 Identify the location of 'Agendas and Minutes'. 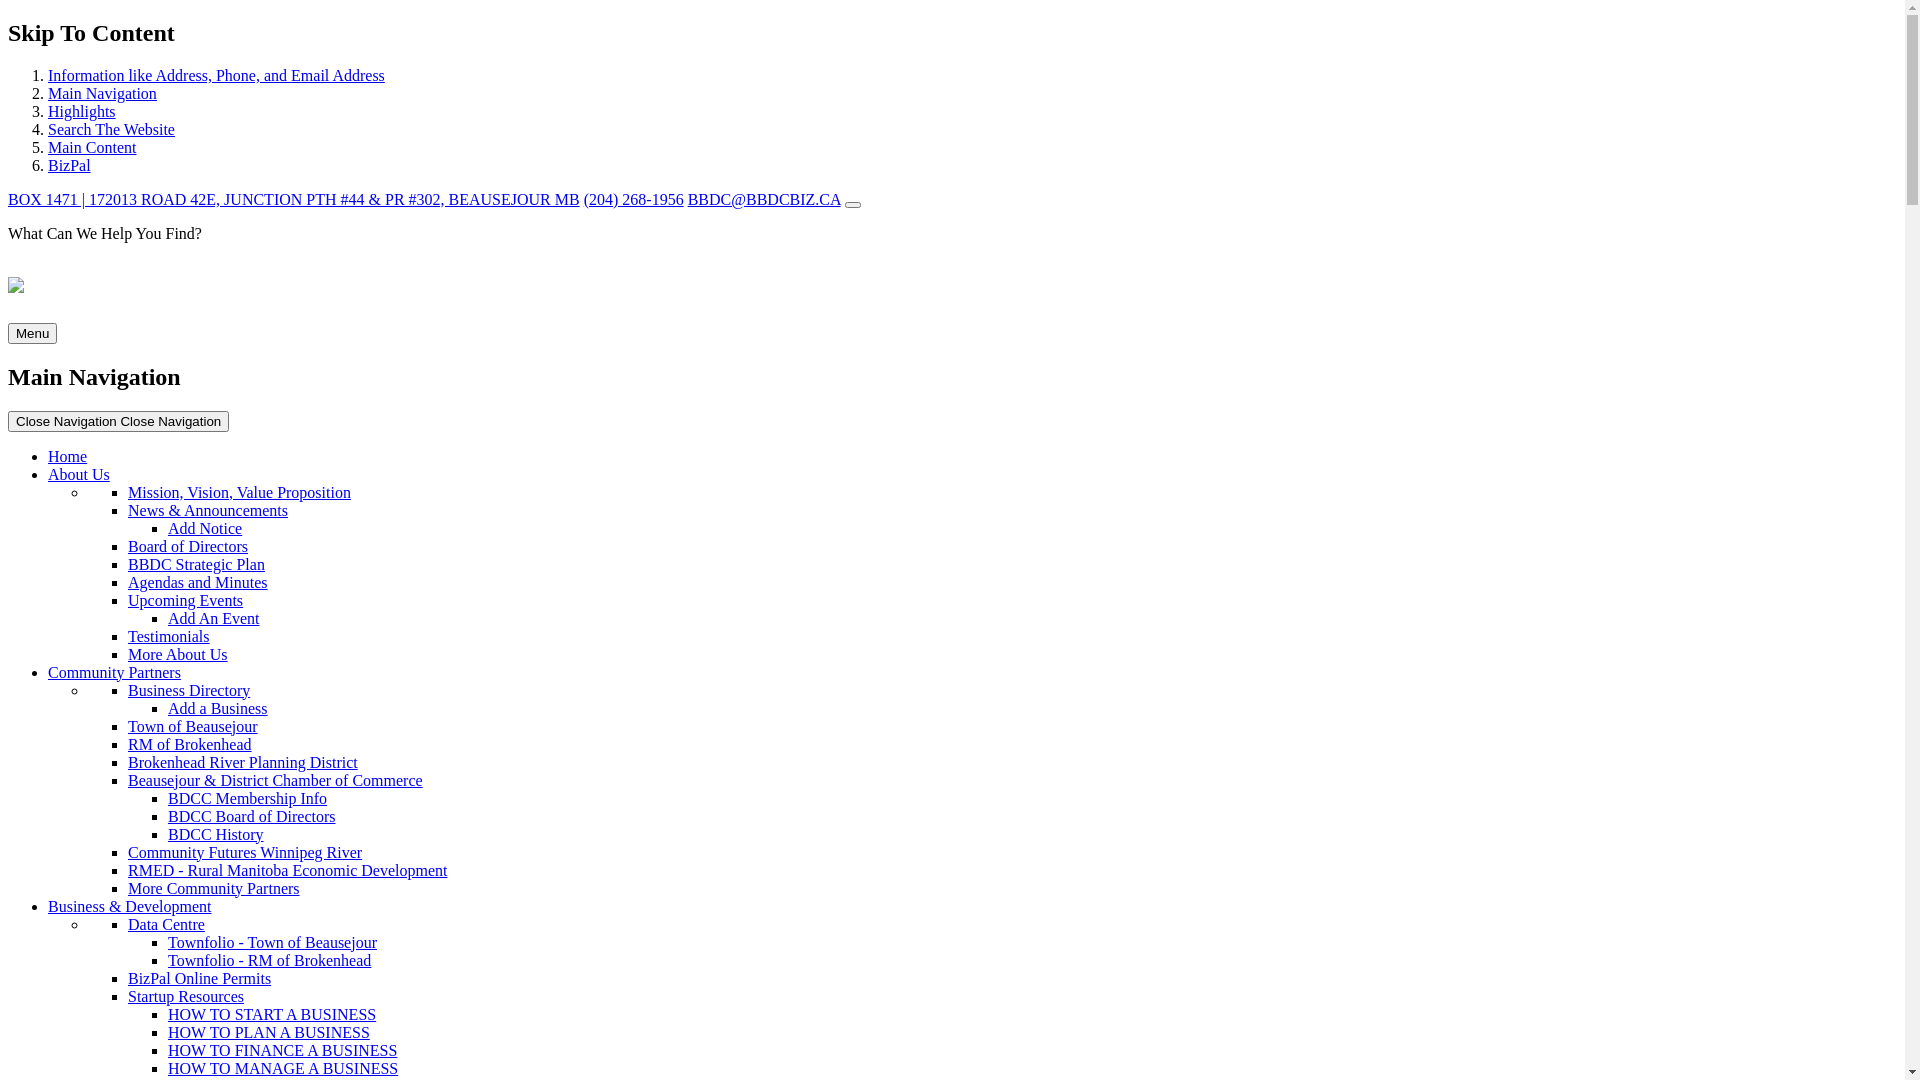
(197, 582).